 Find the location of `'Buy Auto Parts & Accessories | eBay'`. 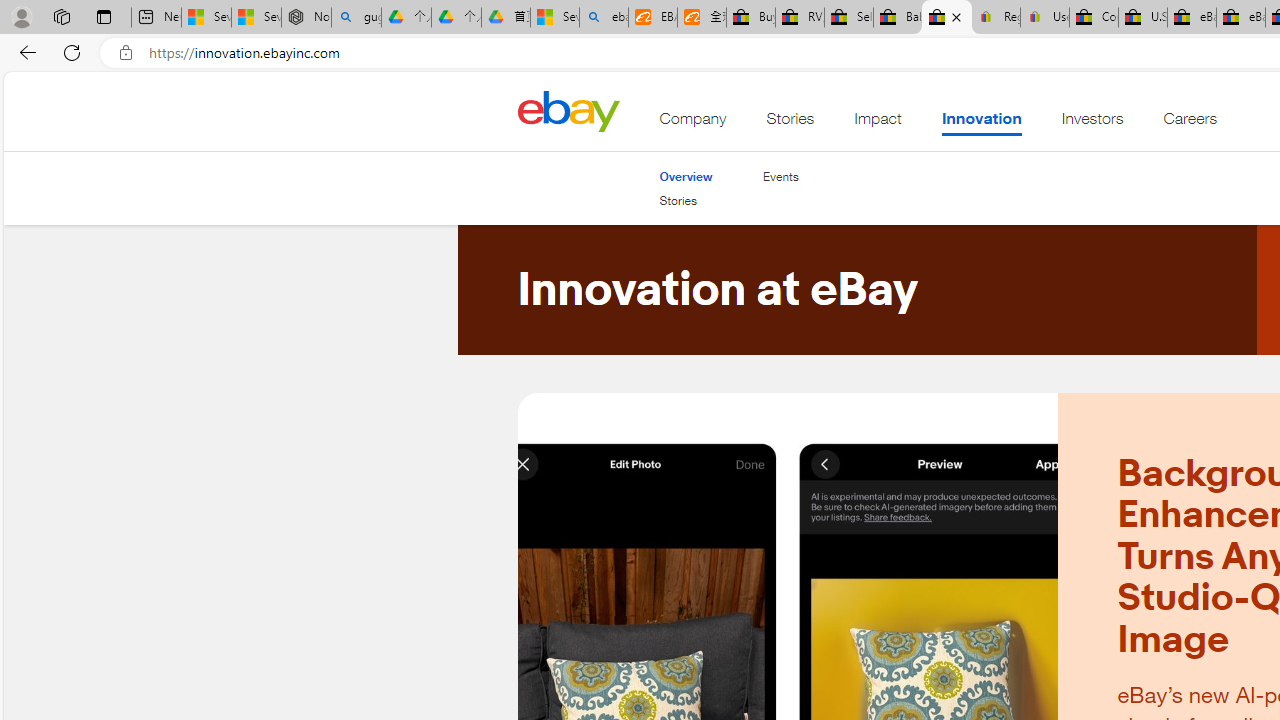

'Buy Auto Parts & Accessories | eBay' is located at coordinates (749, 17).